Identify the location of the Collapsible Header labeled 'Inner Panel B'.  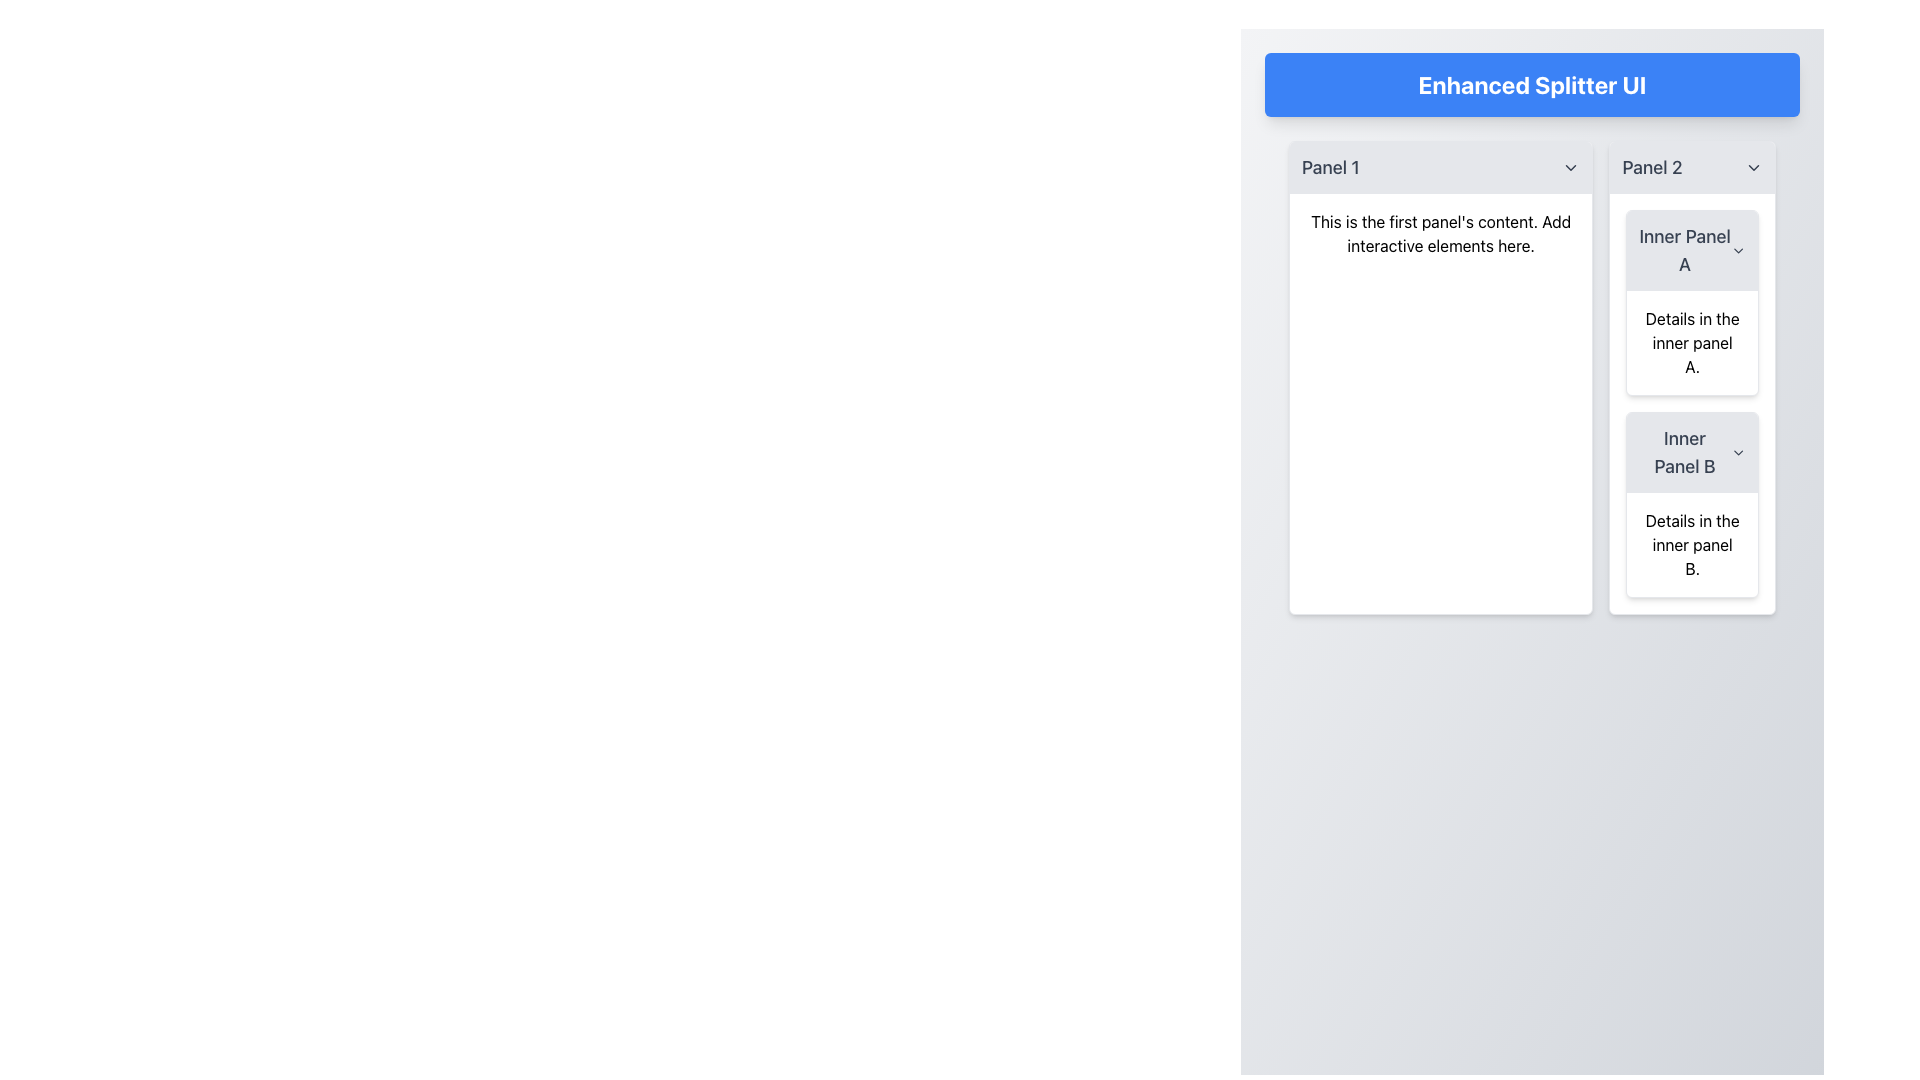
(1691, 452).